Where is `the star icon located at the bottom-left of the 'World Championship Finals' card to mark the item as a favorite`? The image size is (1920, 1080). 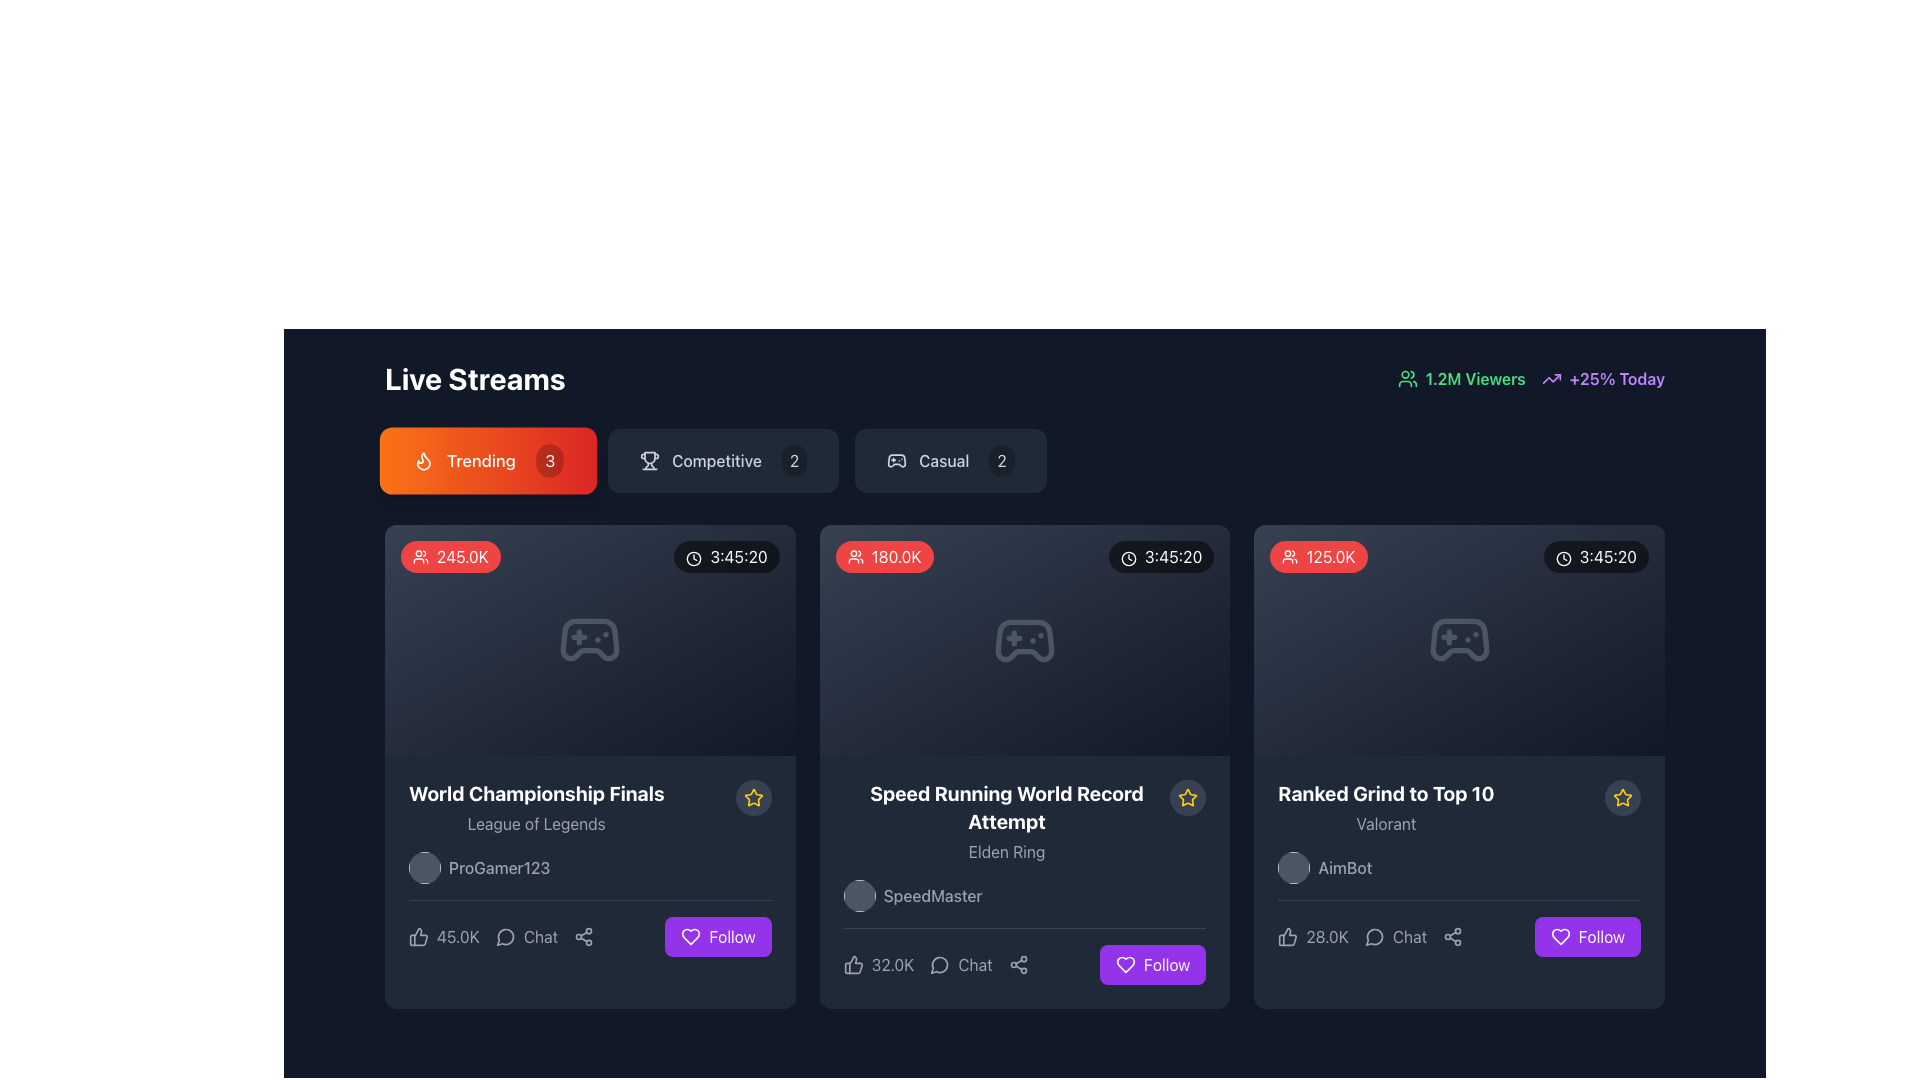
the star icon located at the bottom-left of the 'World Championship Finals' card to mark the item as a favorite is located at coordinates (752, 797).